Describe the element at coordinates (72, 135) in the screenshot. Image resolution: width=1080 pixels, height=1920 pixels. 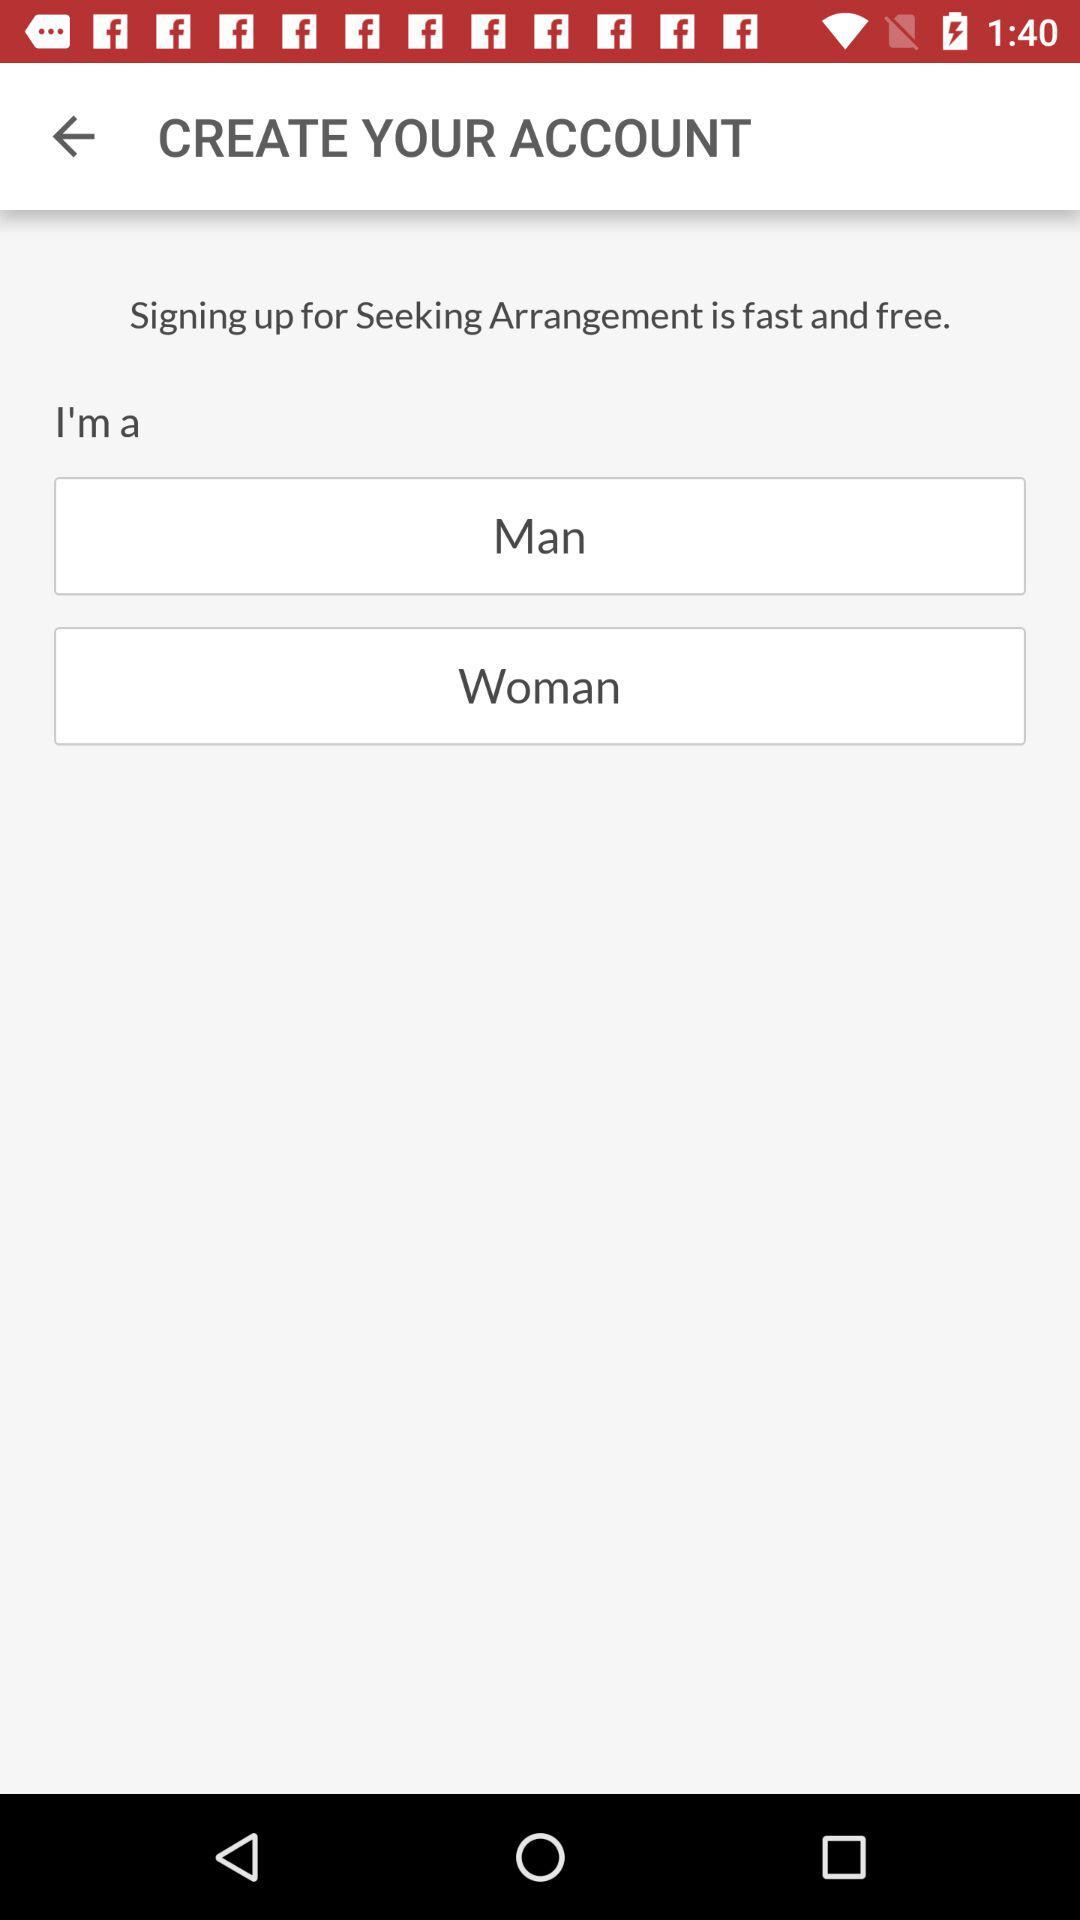
I see `app next to create your account` at that location.